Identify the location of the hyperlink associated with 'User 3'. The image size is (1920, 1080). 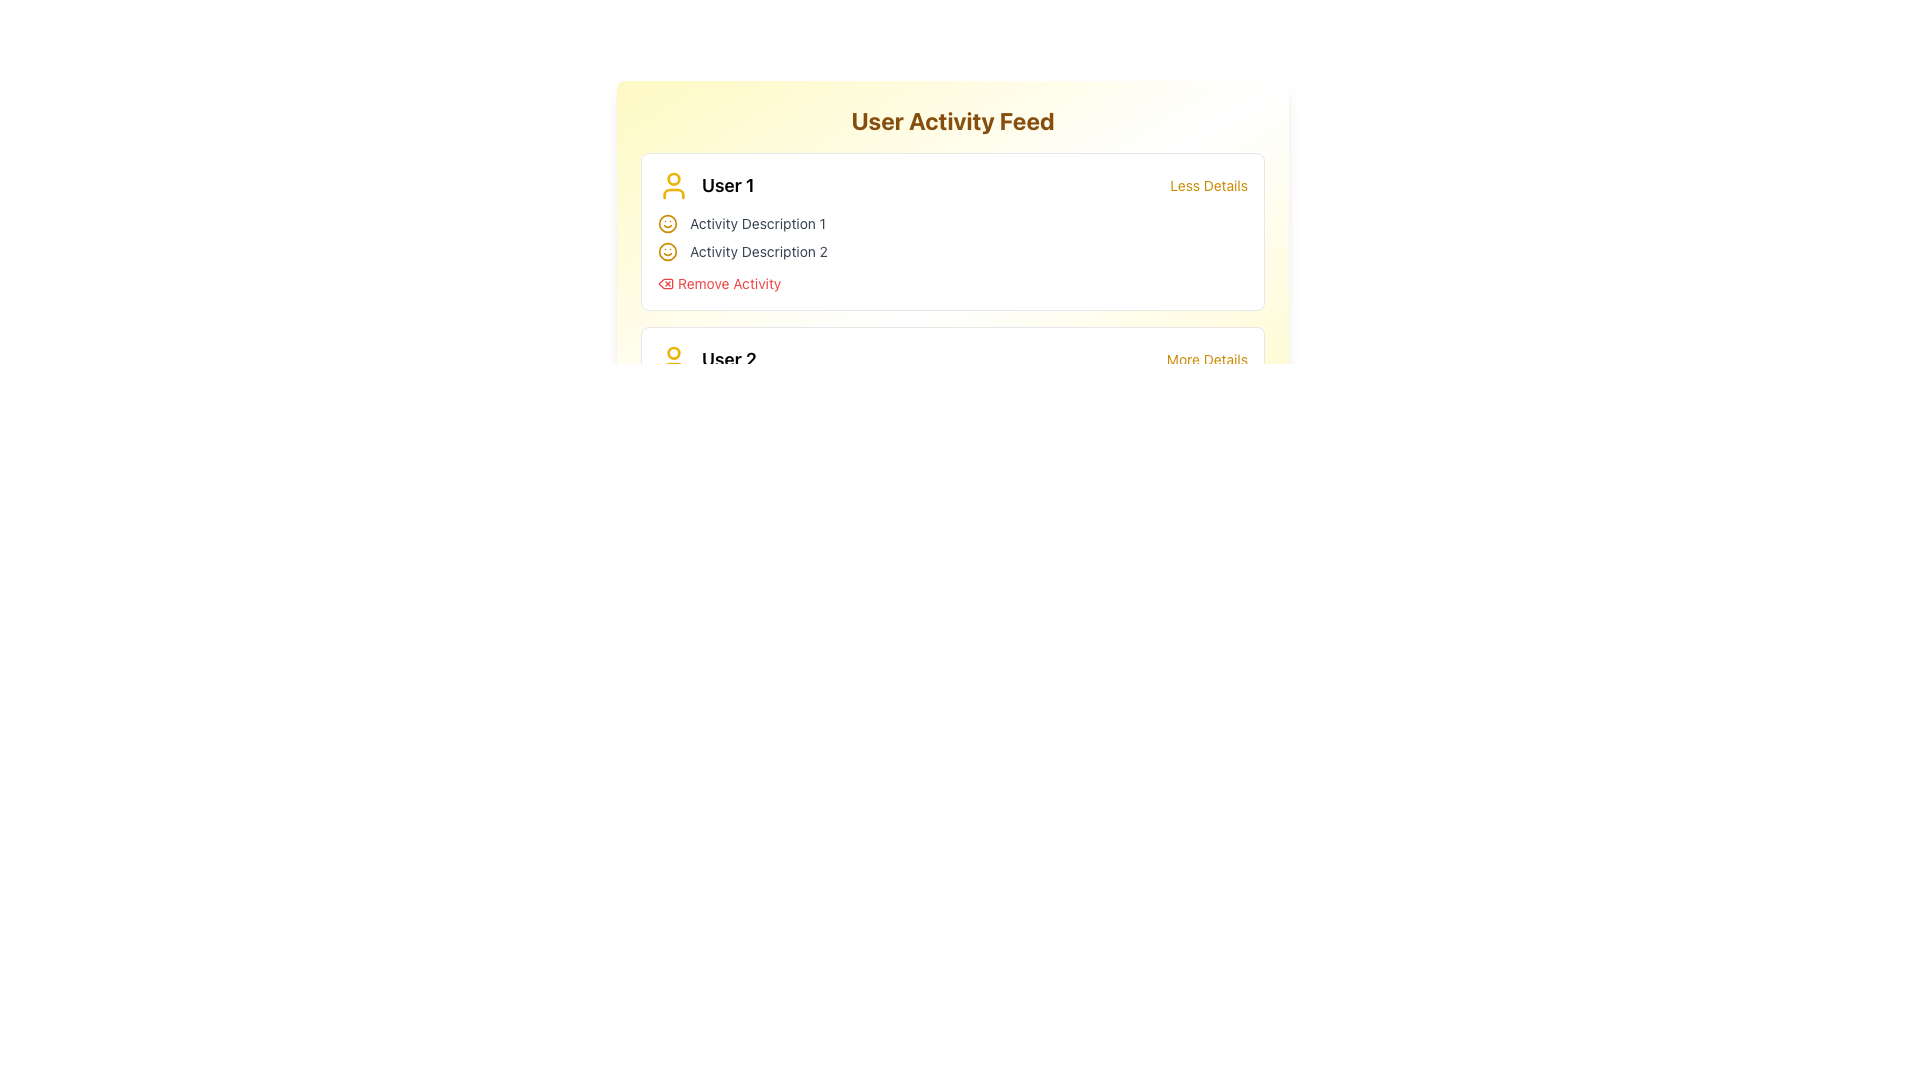
(1206, 441).